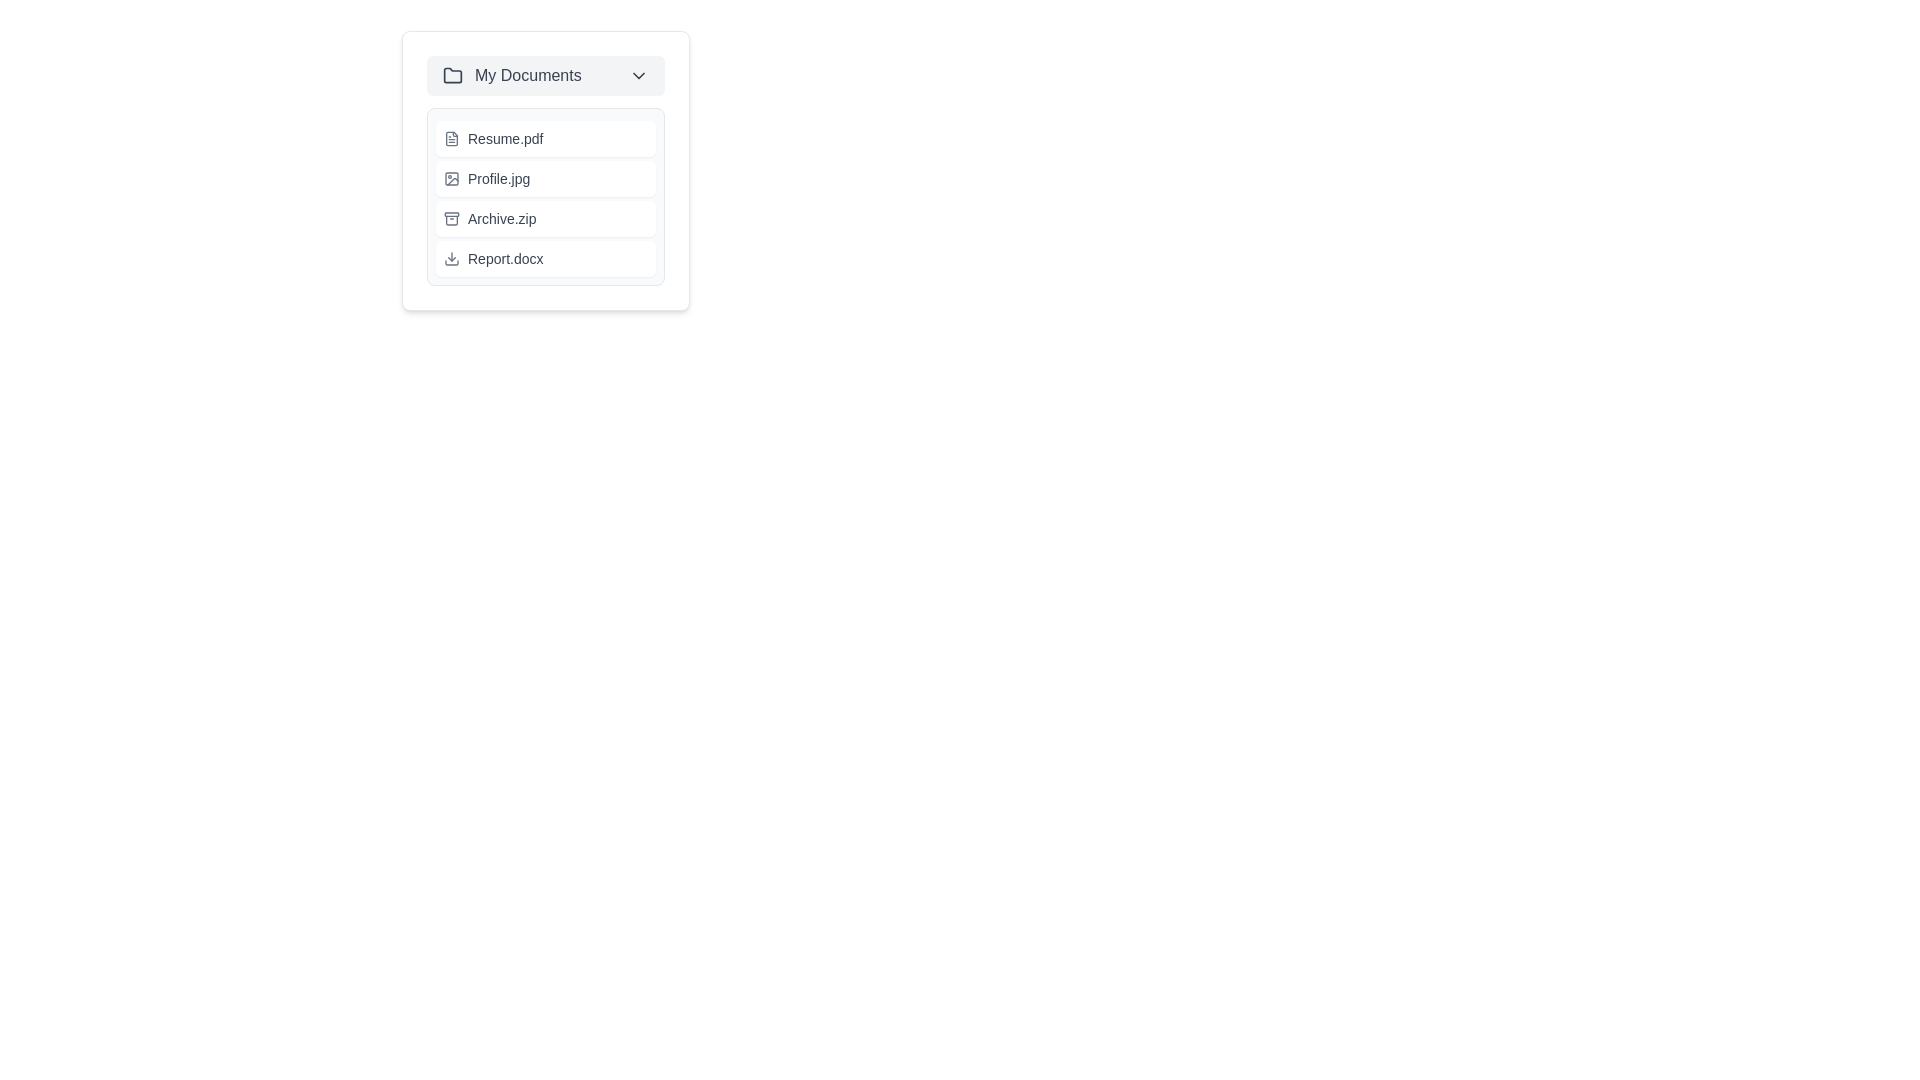 This screenshot has width=1920, height=1080. I want to click on the text label representing the document named 'Resume.pdf', so click(505, 137).